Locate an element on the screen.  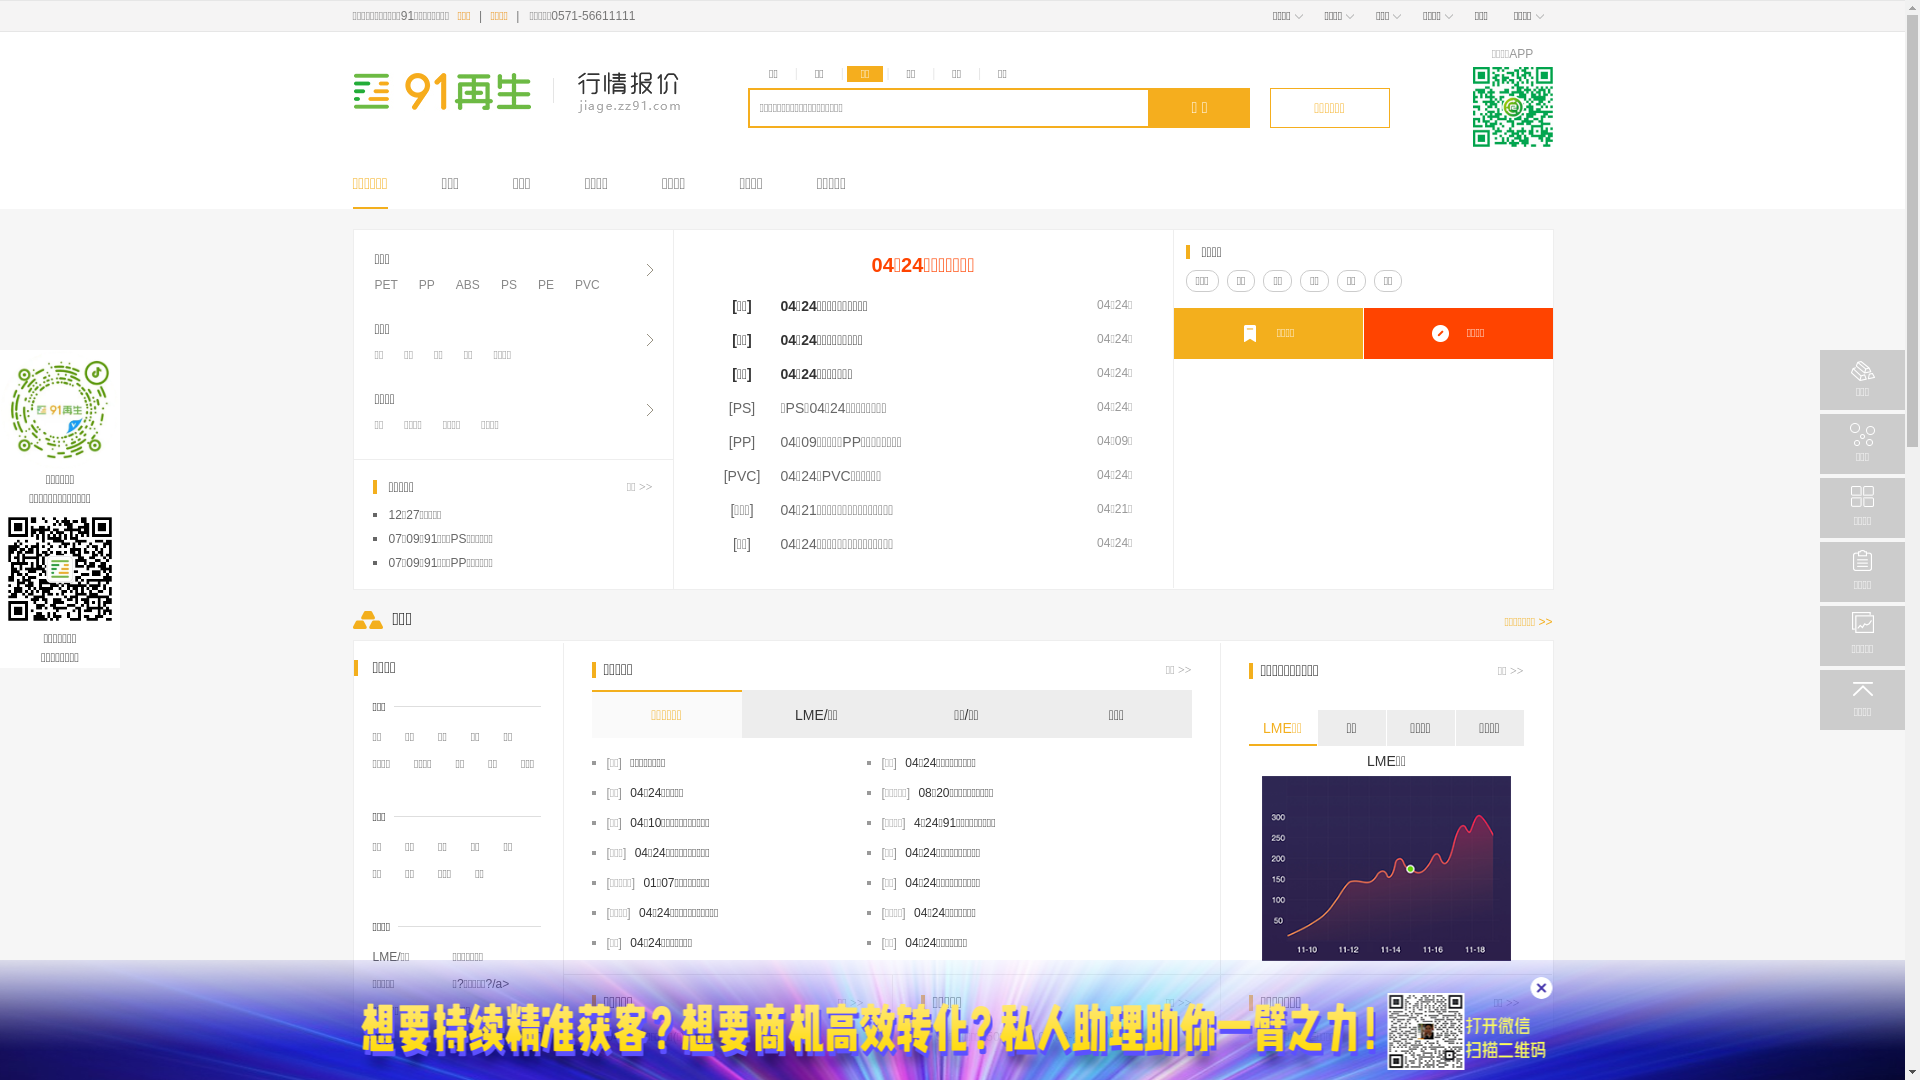
'[PVC]' is located at coordinates (741, 476).